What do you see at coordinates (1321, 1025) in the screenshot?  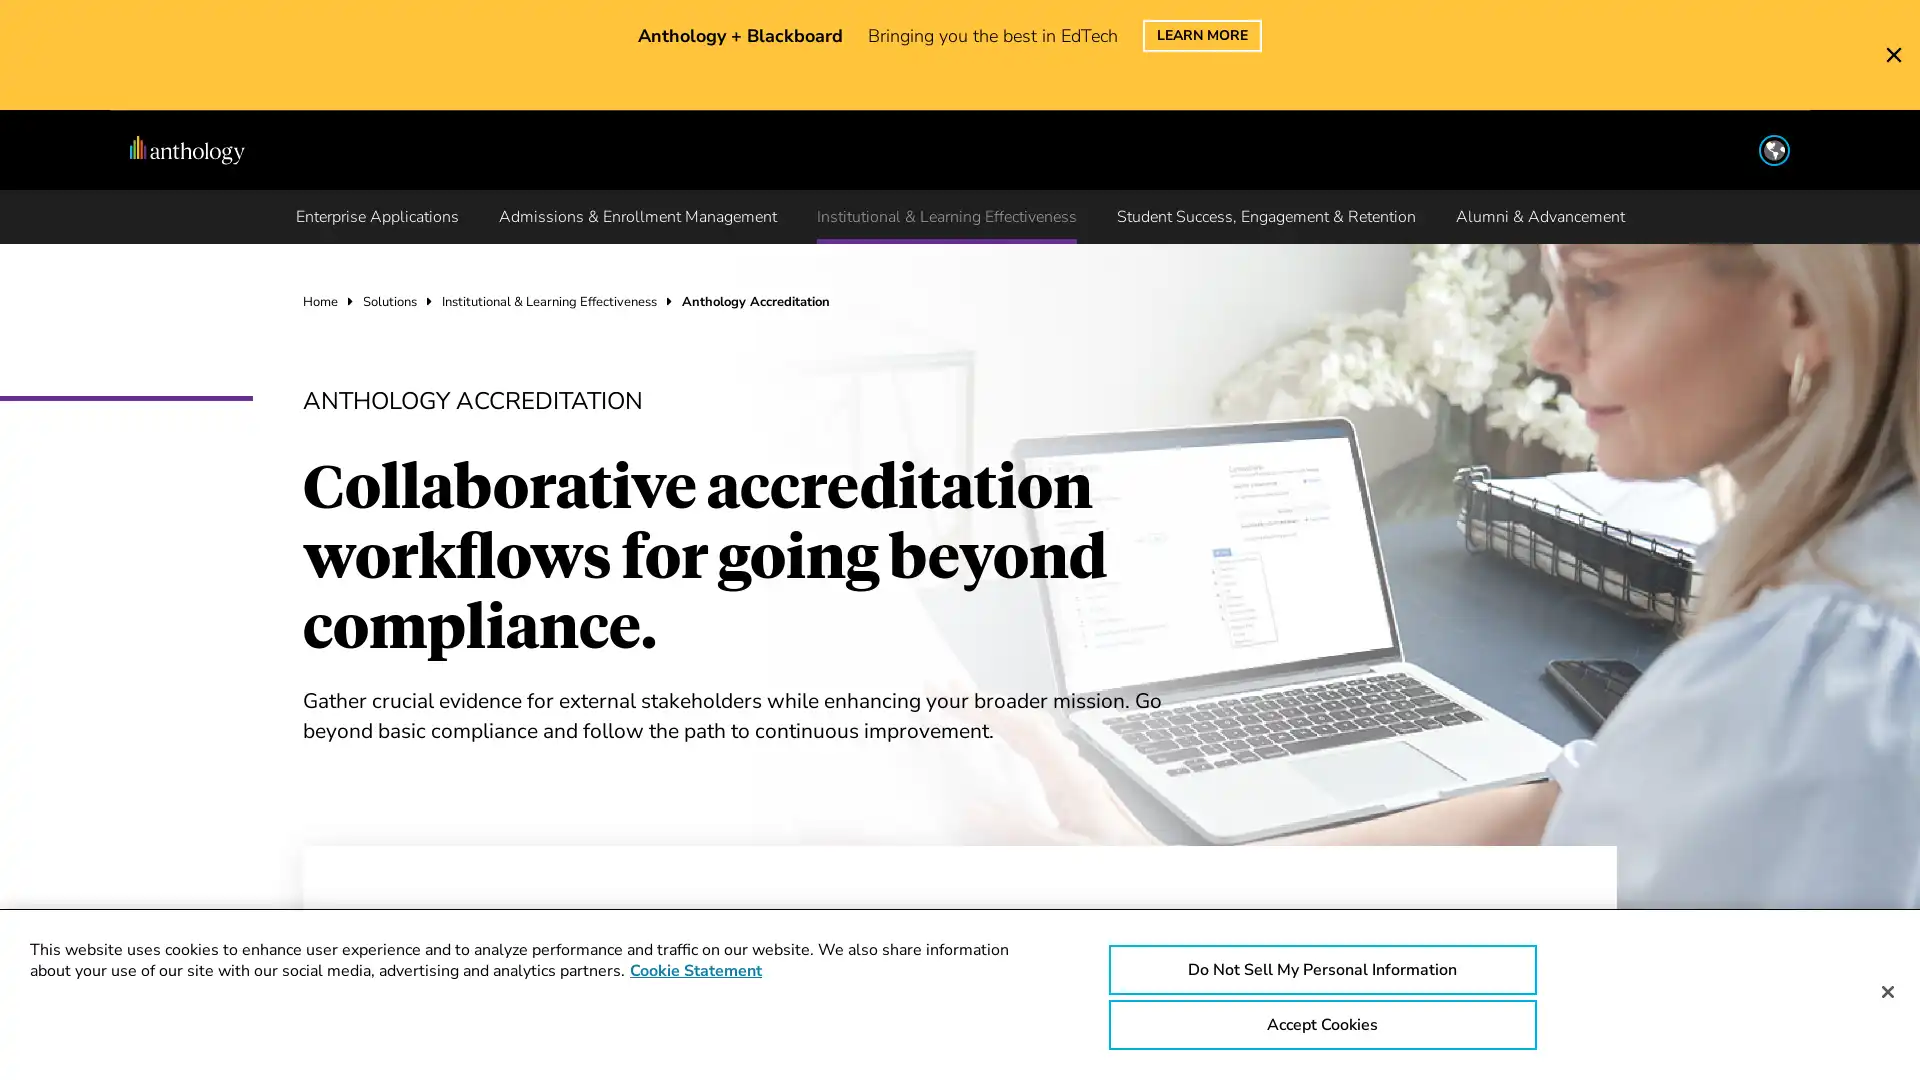 I see `Accept Cookies` at bounding box center [1321, 1025].